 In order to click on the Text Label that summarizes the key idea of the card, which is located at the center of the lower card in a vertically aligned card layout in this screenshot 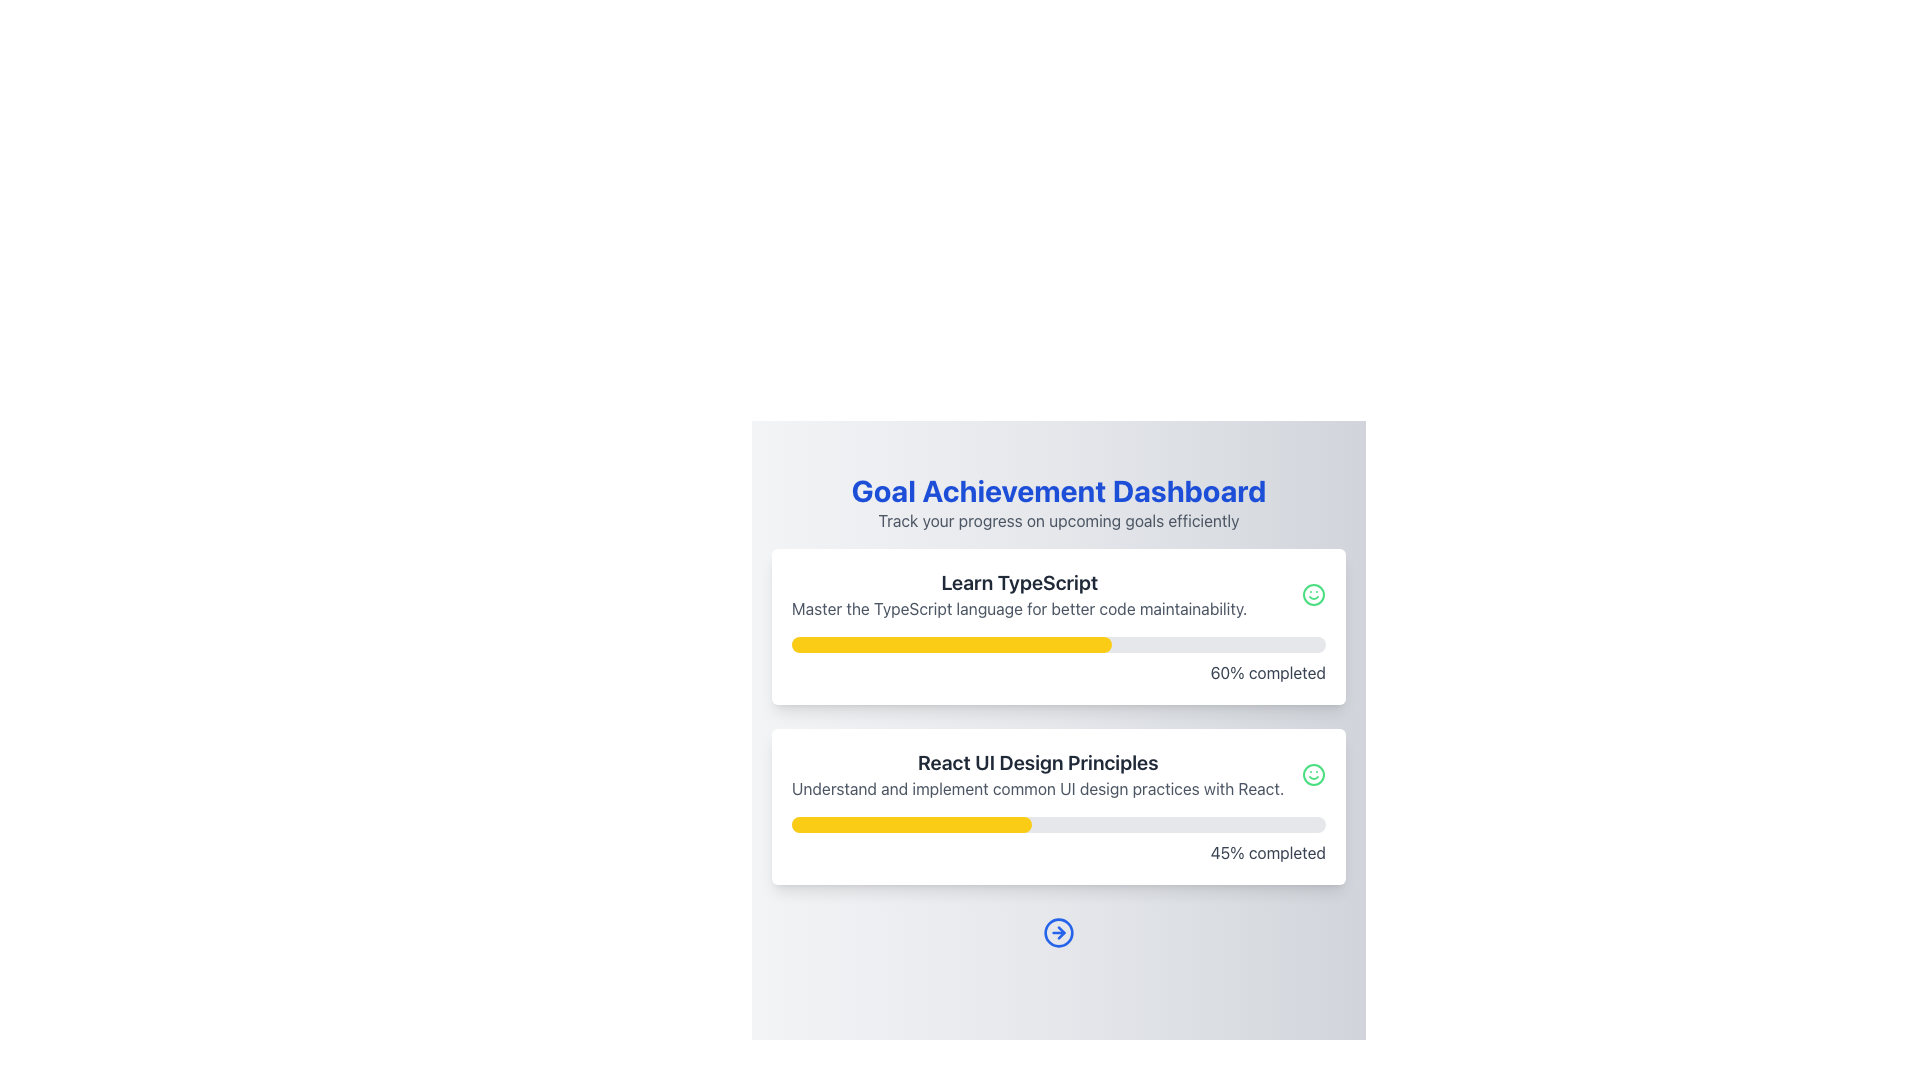, I will do `click(1038, 763)`.